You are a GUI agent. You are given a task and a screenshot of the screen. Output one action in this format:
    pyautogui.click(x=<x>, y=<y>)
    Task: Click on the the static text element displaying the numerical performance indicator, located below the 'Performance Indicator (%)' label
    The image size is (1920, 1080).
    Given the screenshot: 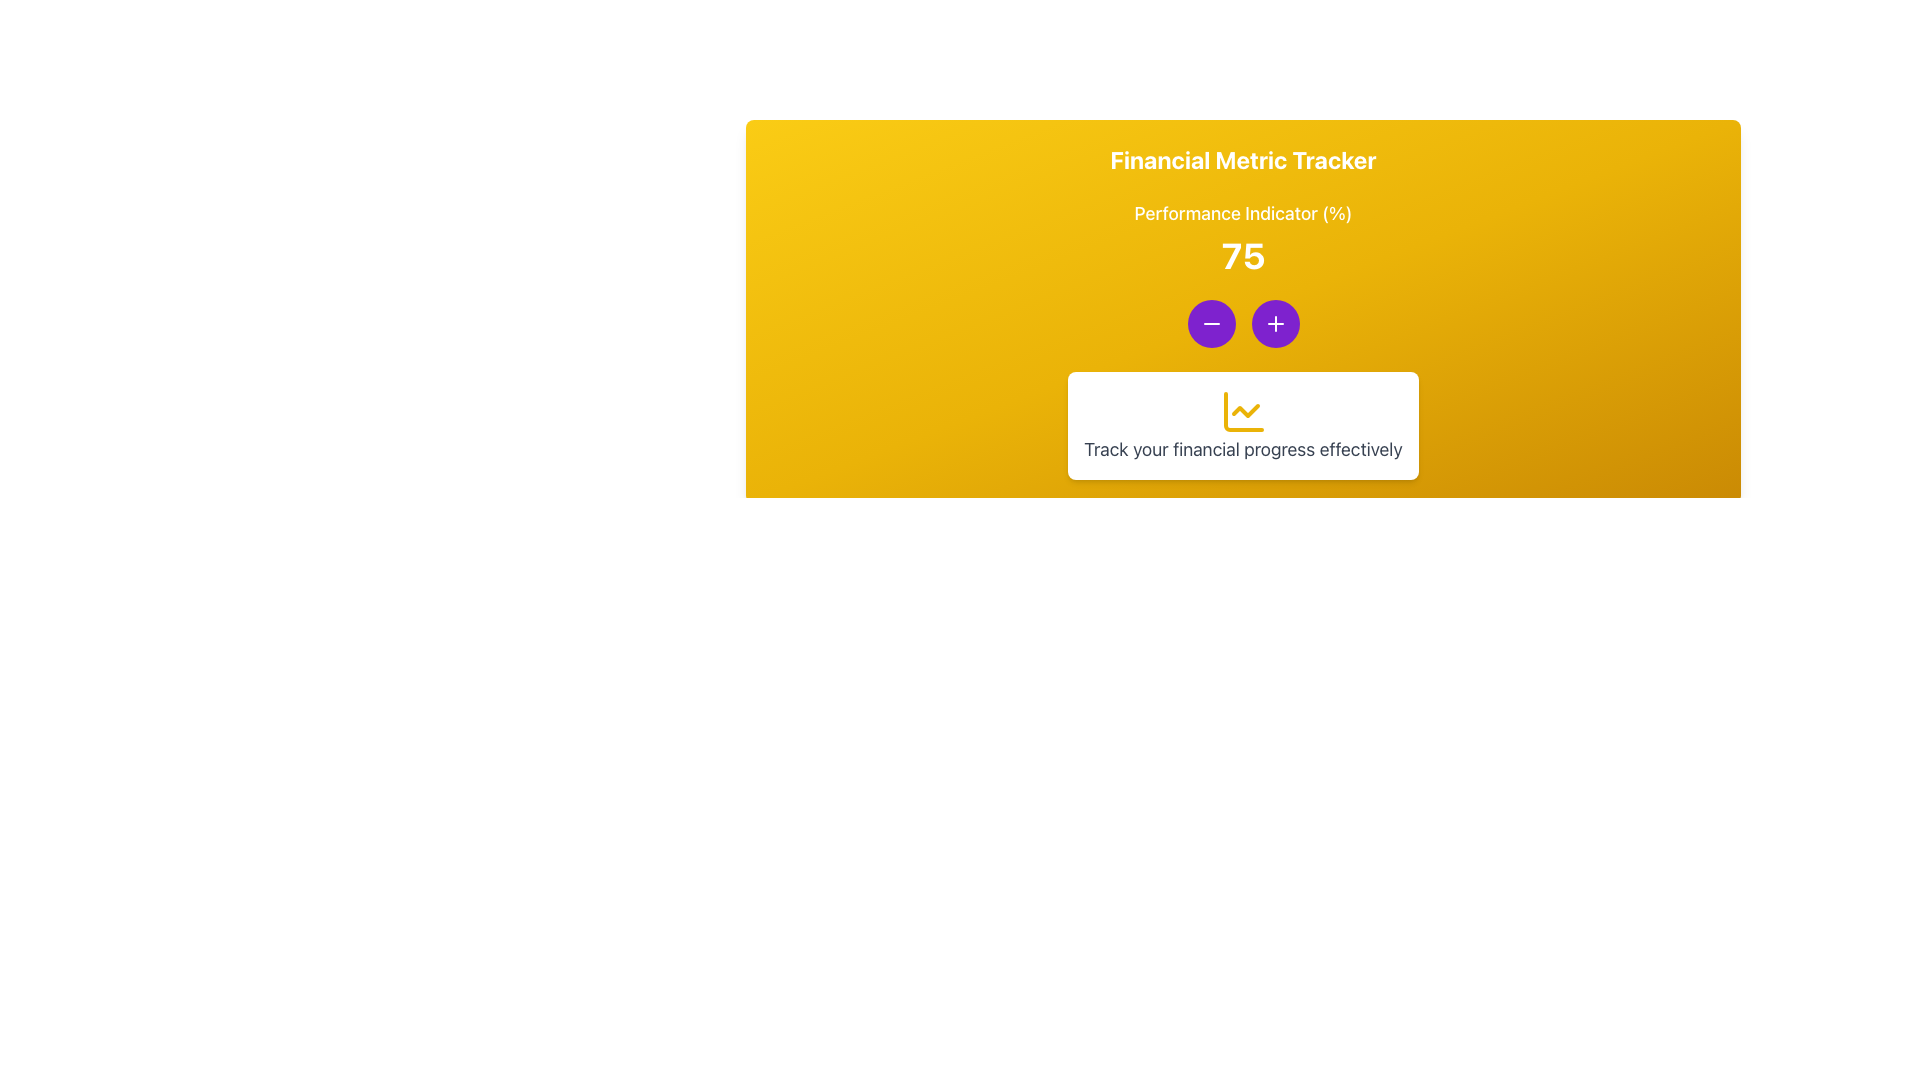 What is the action you would take?
    pyautogui.click(x=1242, y=254)
    